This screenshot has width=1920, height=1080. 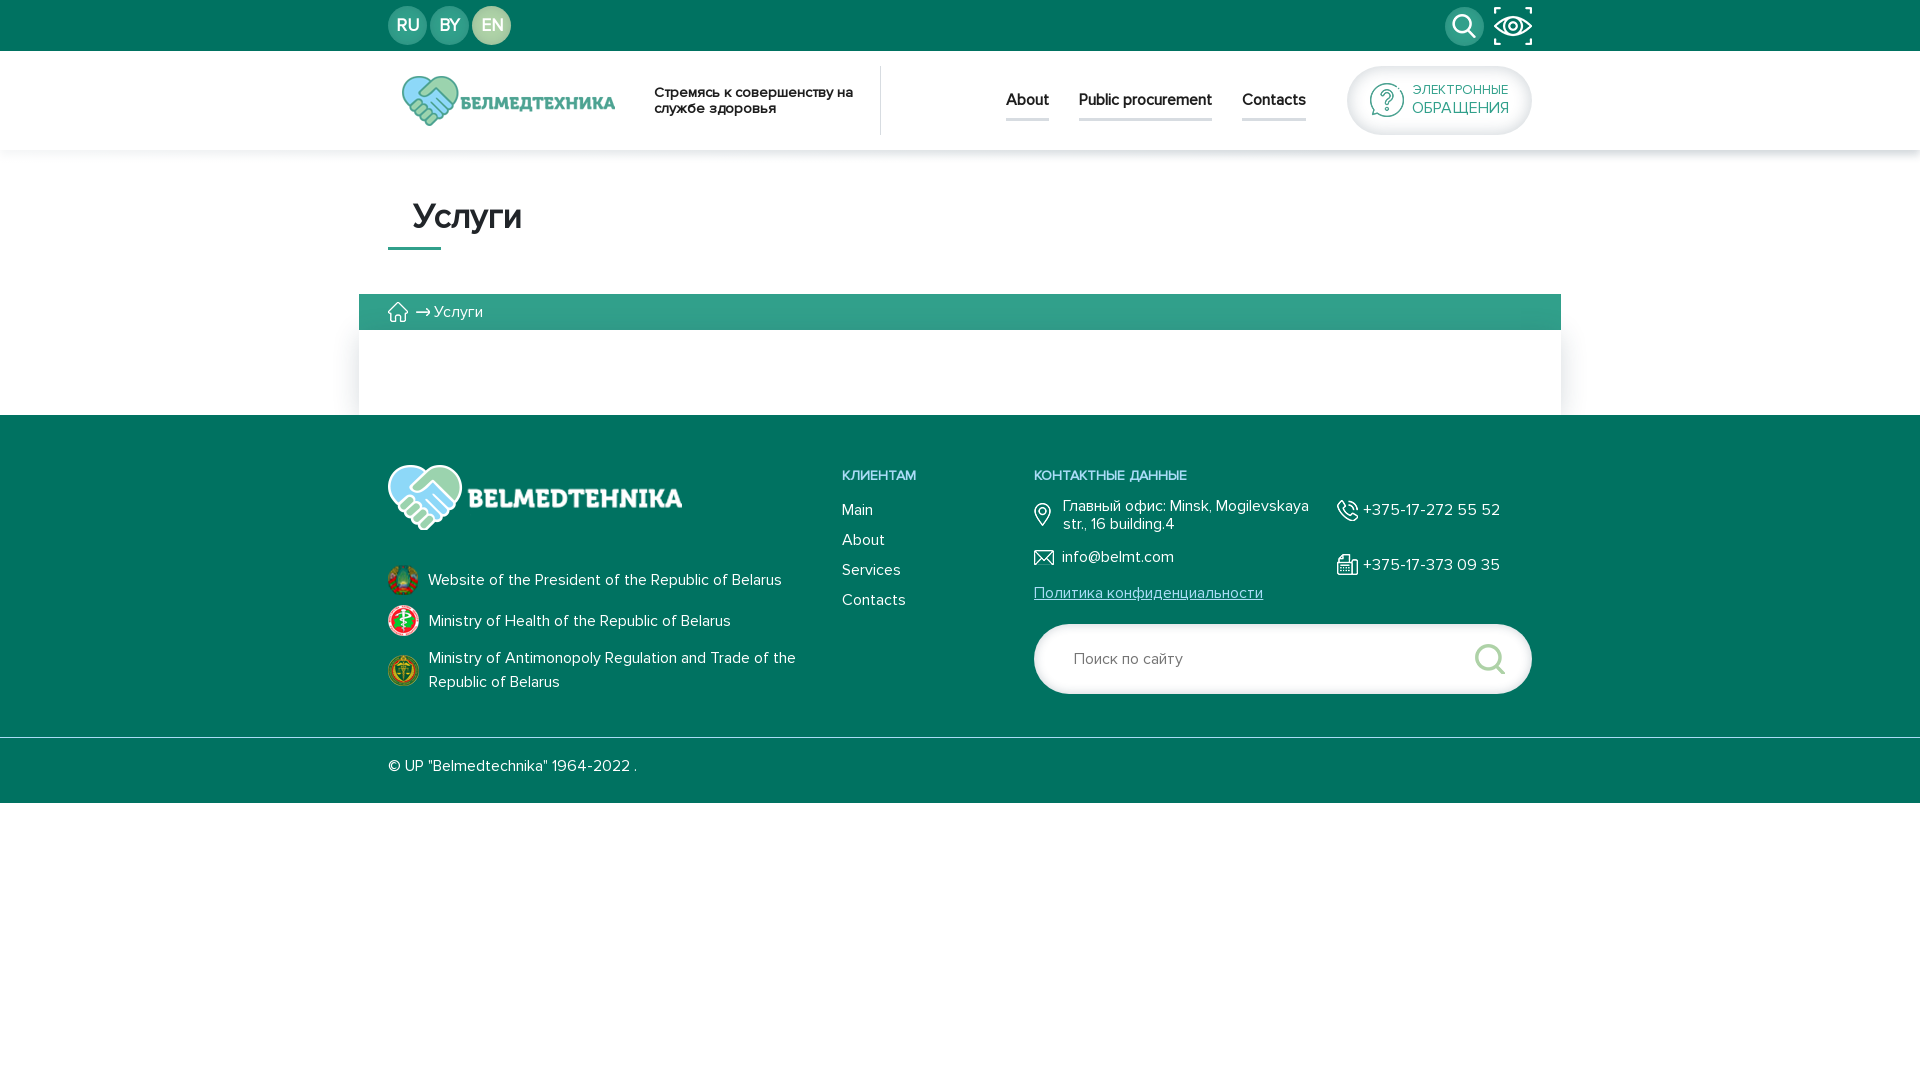 What do you see at coordinates (1179, 556) in the screenshot?
I see `'info@belmt.com'` at bounding box center [1179, 556].